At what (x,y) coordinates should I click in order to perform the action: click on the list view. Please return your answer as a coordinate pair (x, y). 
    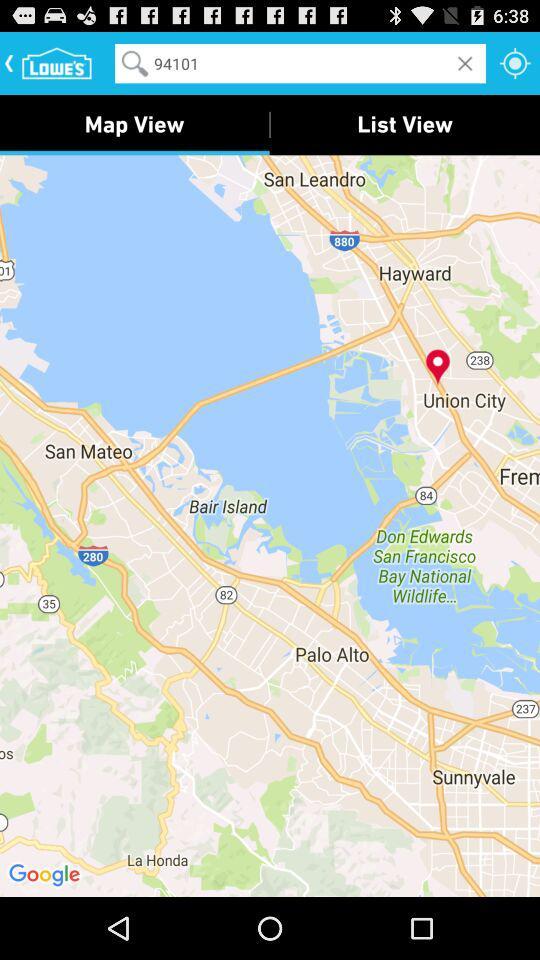
    Looking at the image, I should click on (405, 123).